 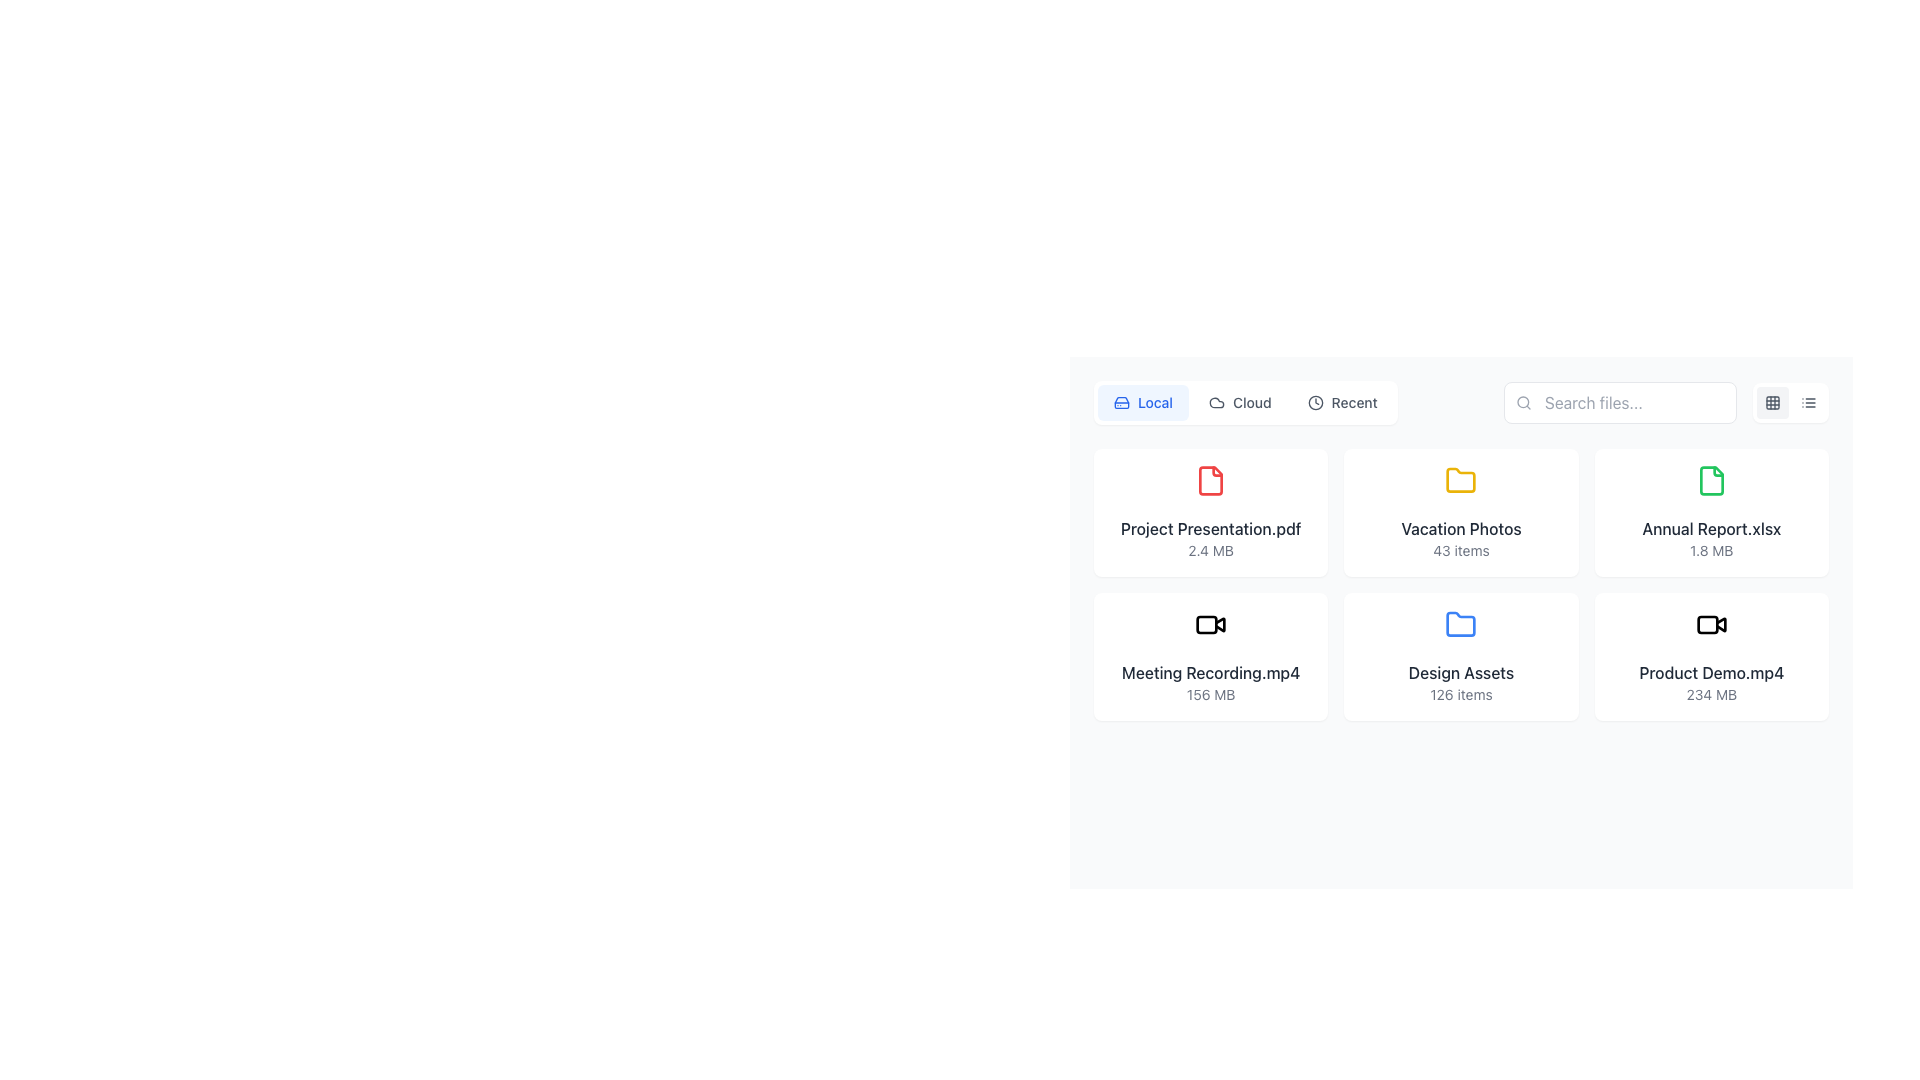 I want to click on the vibrant green file icon that represents a document, positioned above the text 'Annual Report.xlsx 1.8 MB', so click(x=1710, y=481).